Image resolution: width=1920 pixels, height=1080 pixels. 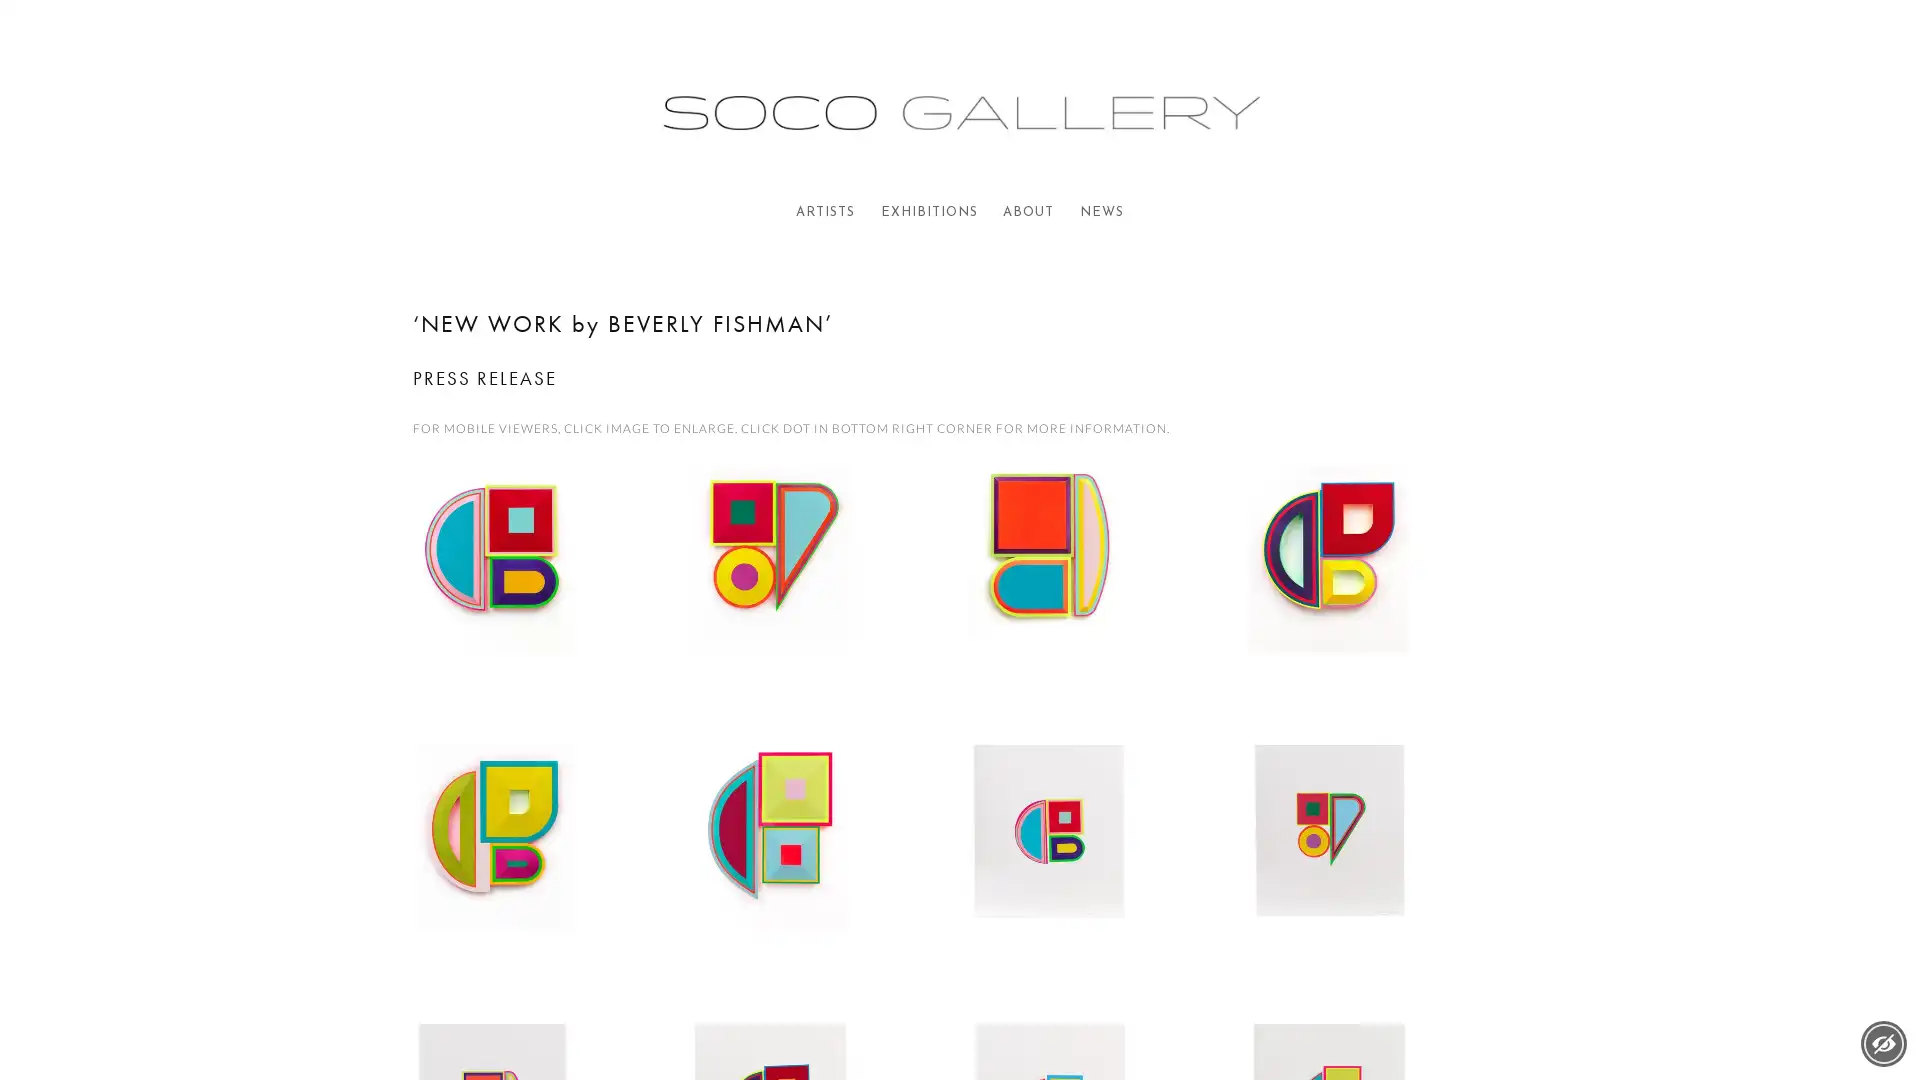 What do you see at coordinates (541, 593) in the screenshot?
I see `View fullsize BEVERLY FISHMAN Untitled (Pain, Depression, Anxiety) , 2021 Urethane paint on wood 43 x 45.75 inches INQUIRE +` at bounding box center [541, 593].